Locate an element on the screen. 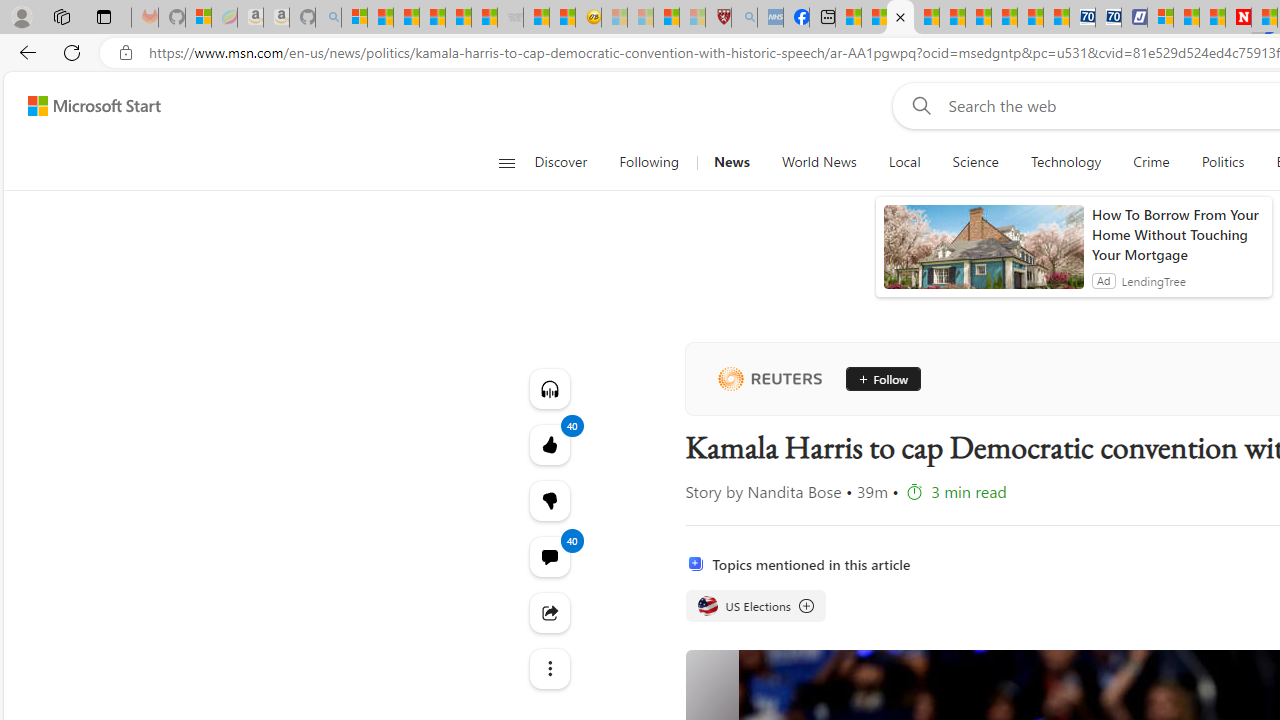 The image size is (1280, 720). 'Politics' is located at coordinates (1222, 162).